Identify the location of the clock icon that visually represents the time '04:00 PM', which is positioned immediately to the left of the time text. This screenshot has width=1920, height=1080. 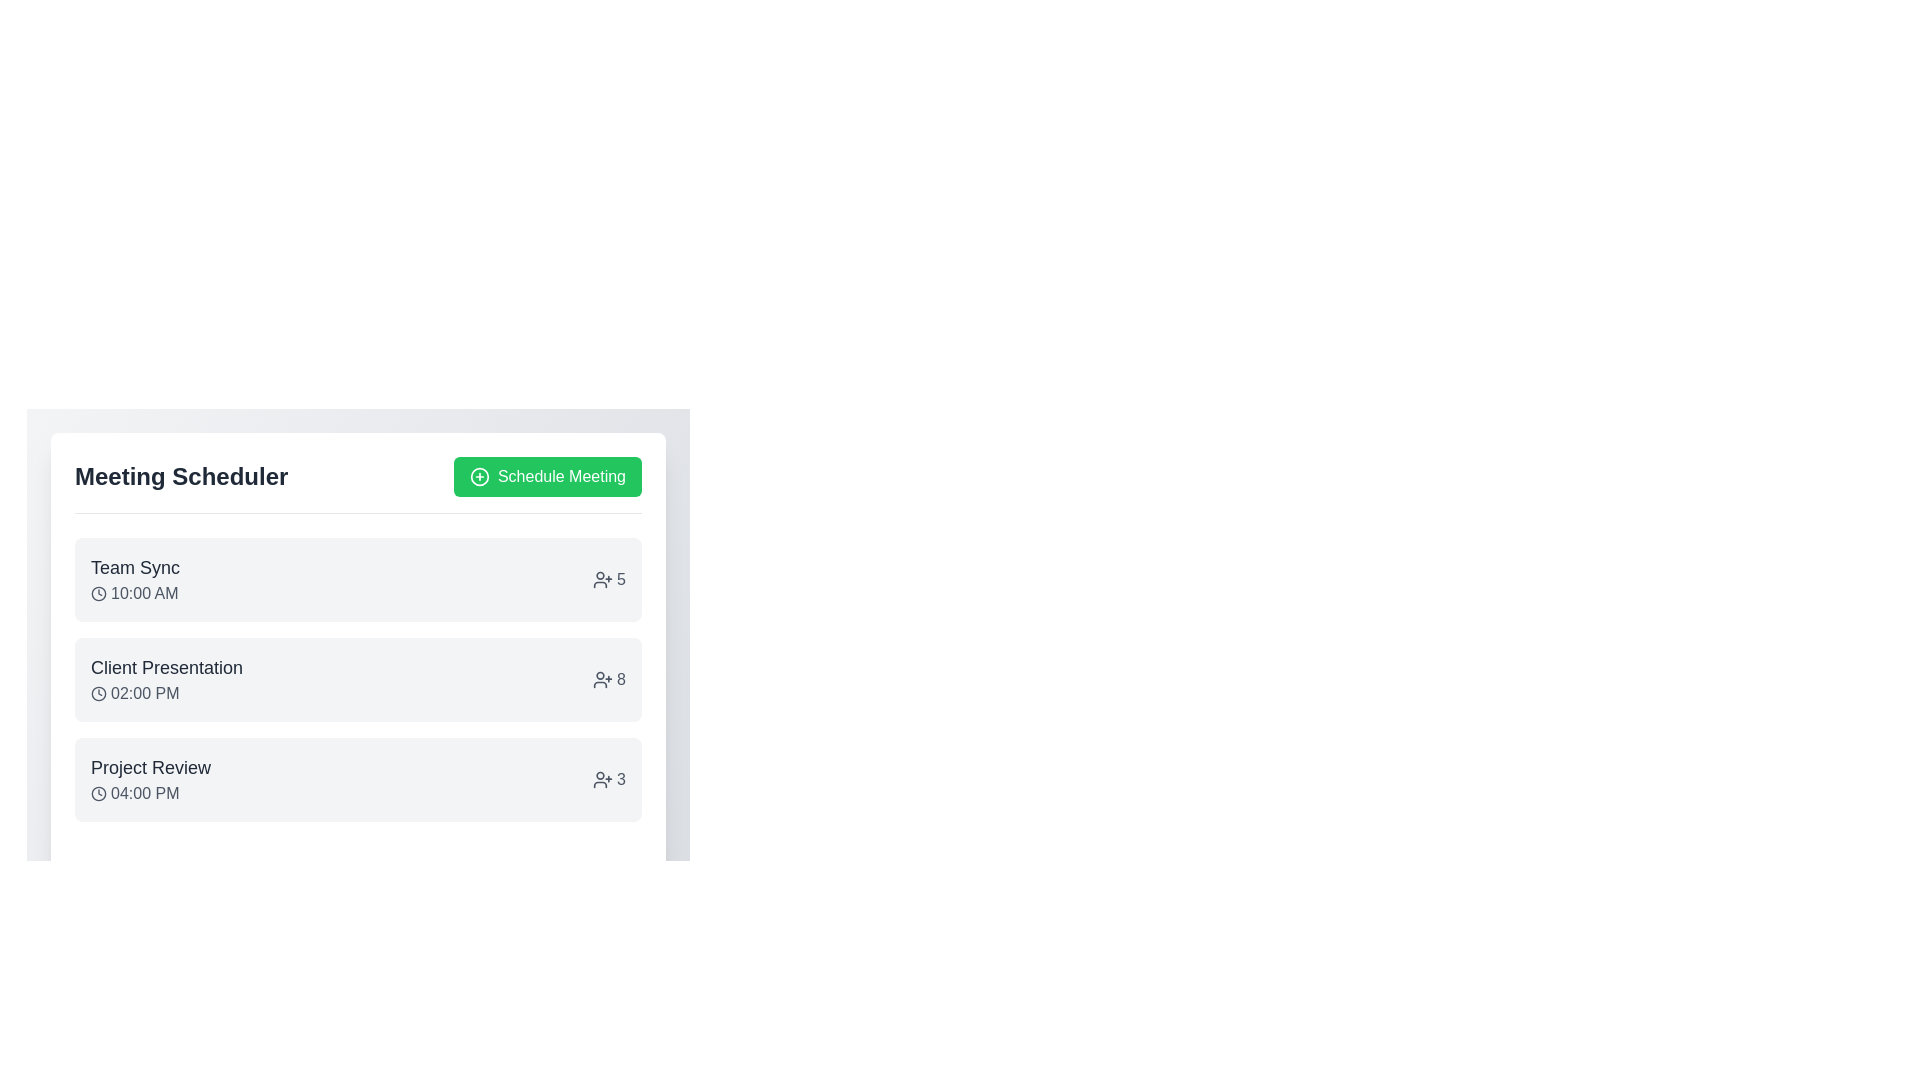
(98, 793).